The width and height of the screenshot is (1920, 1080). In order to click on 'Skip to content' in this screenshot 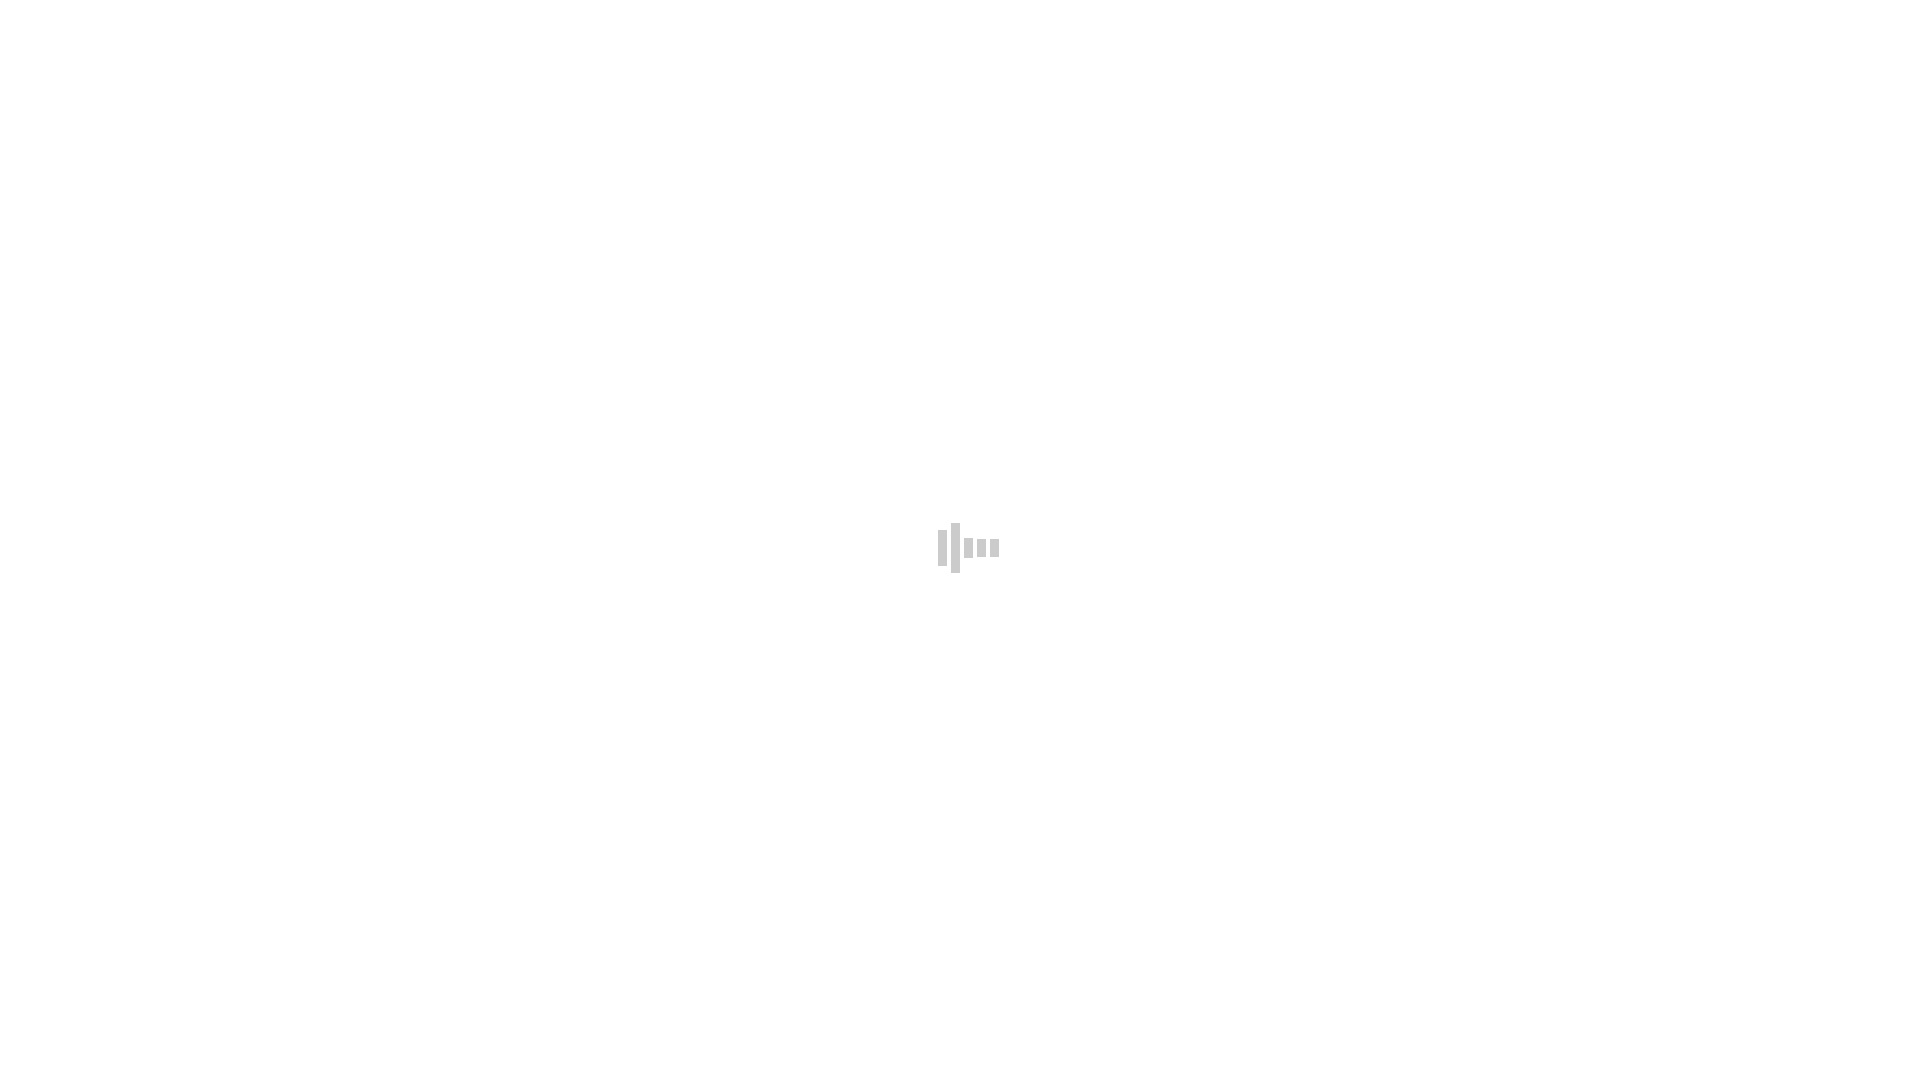, I will do `click(8, 16)`.